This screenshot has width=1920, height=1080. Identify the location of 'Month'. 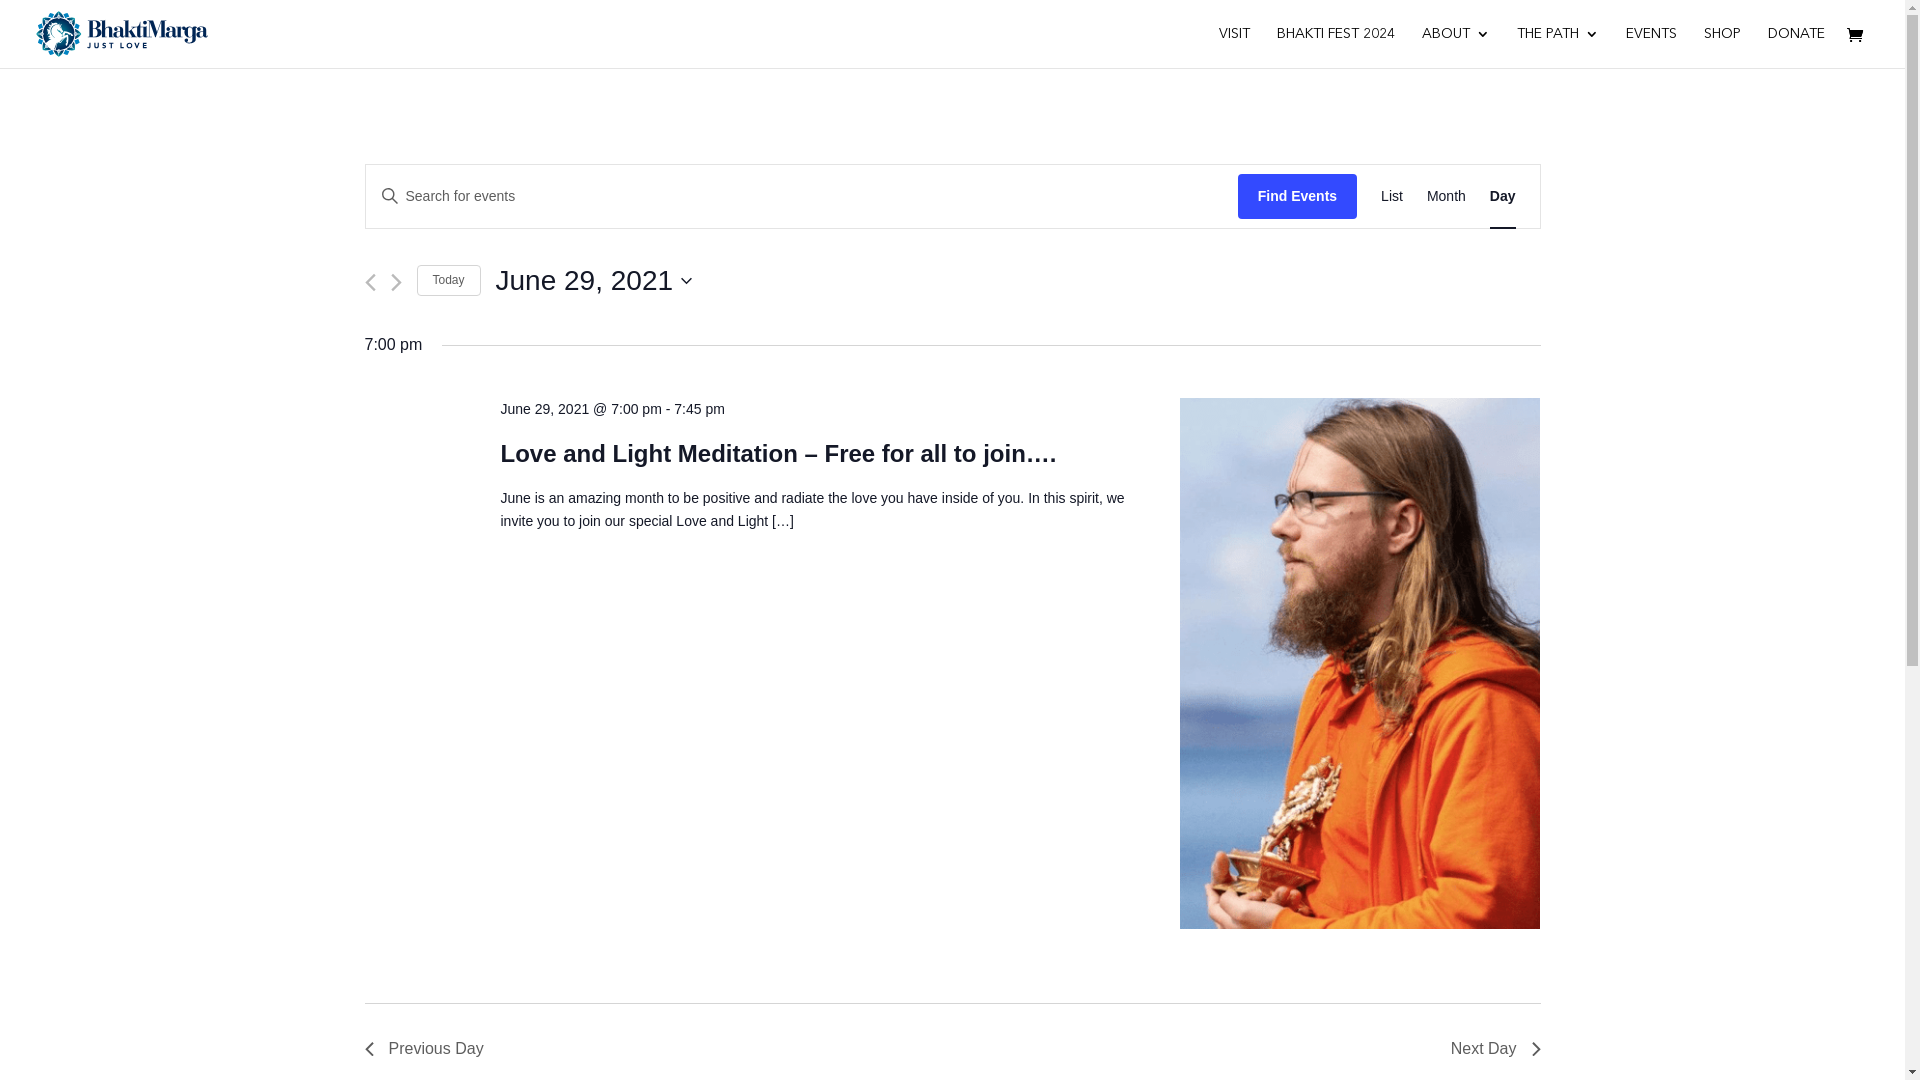
(1446, 196).